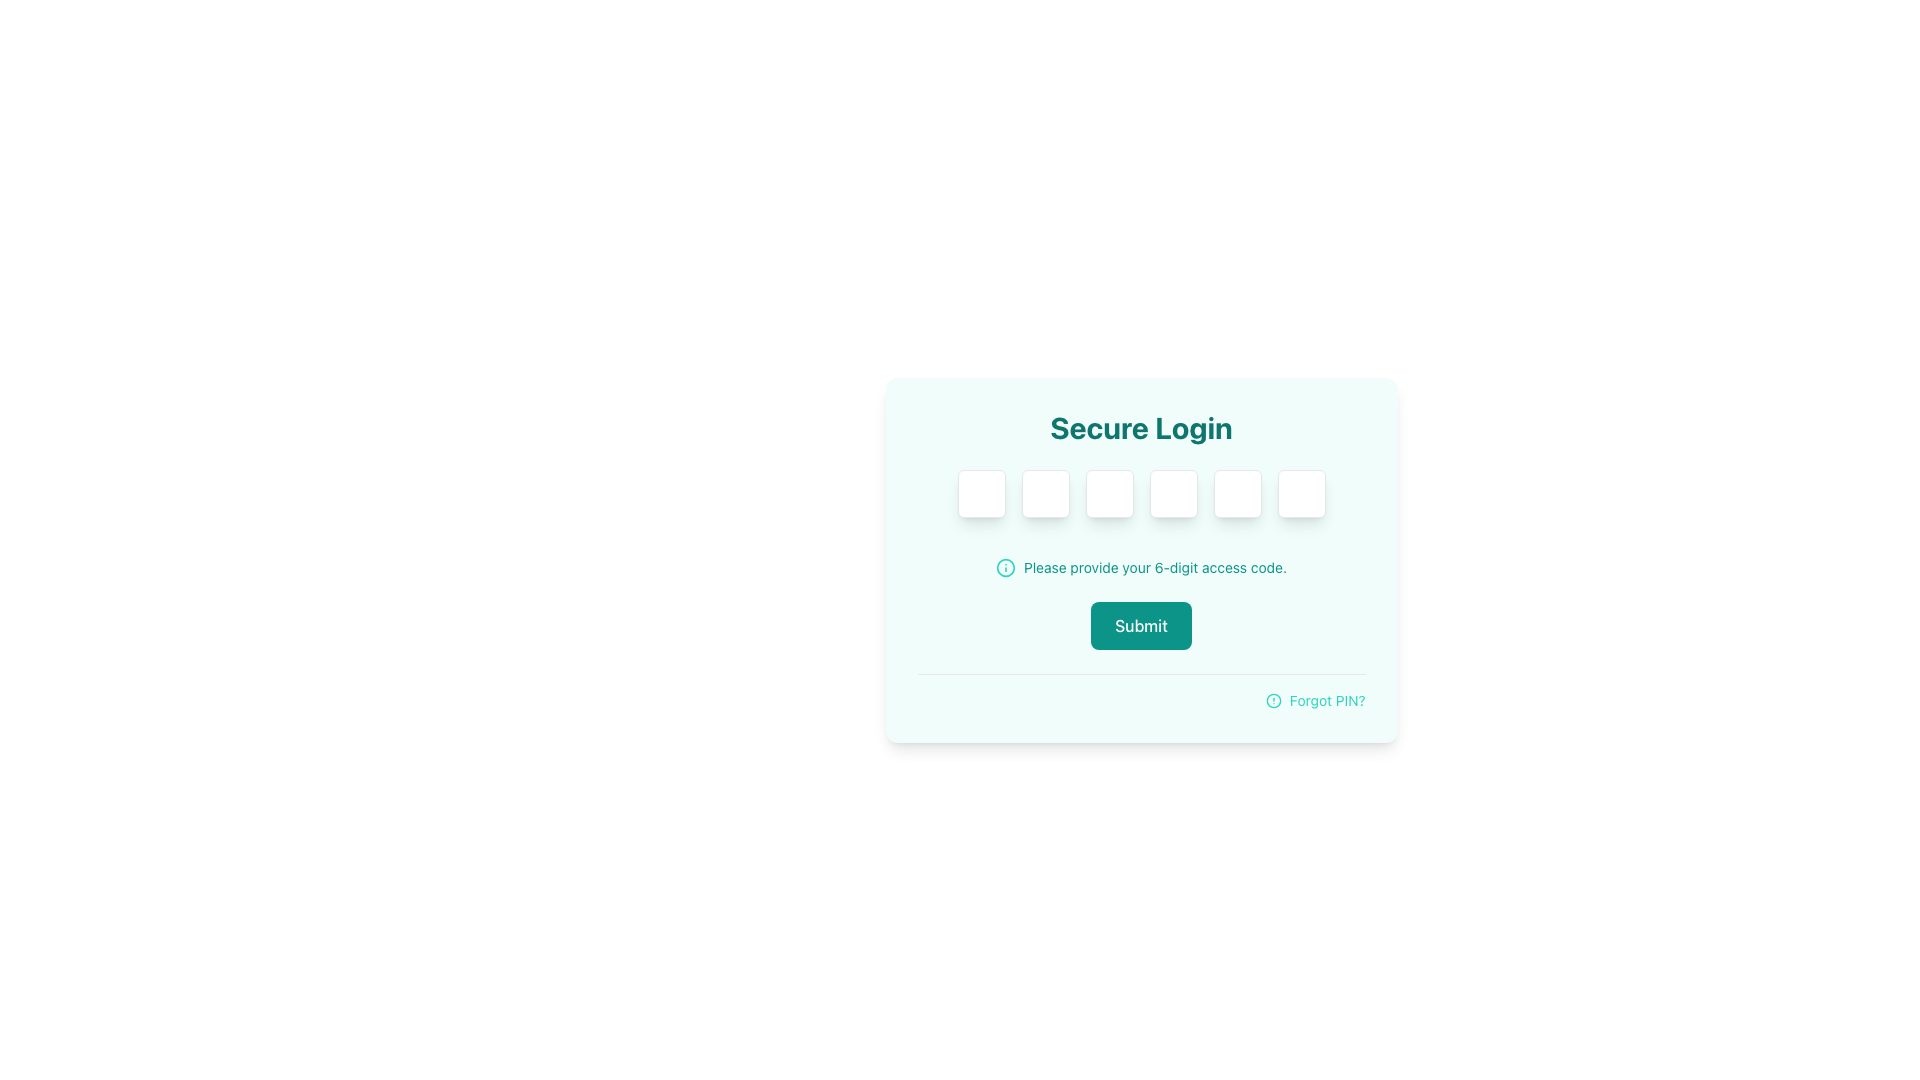 The image size is (1920, 1080). What do you see at coordinates (1141, 624) in the screenshot?
I see `the 'Submit' button located within the 'Secure Login' form` at bounding box center [1141, 624].